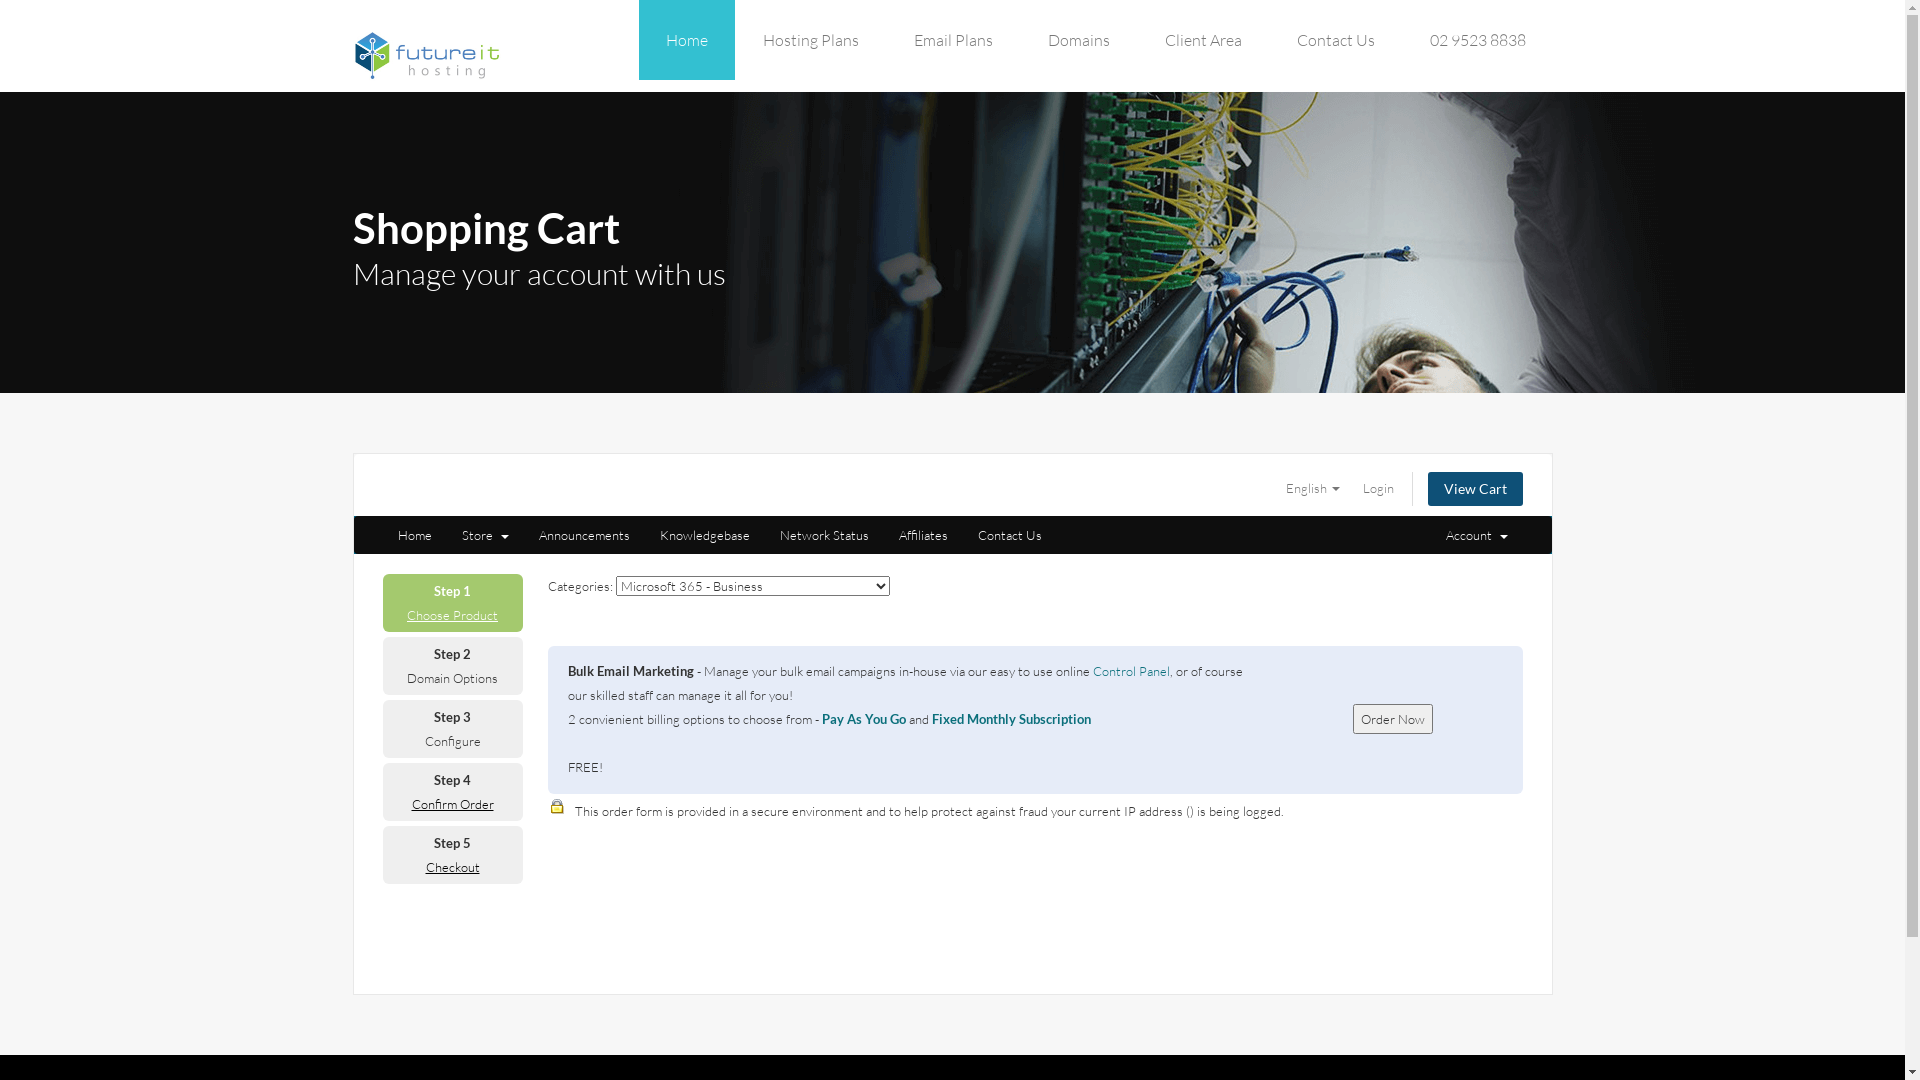 This screenshot has height=1080, width=1920. What do you see at coordinates (762, 534) in the screenshot?
I see `'Network Status'` at bounding box center [762, 534].